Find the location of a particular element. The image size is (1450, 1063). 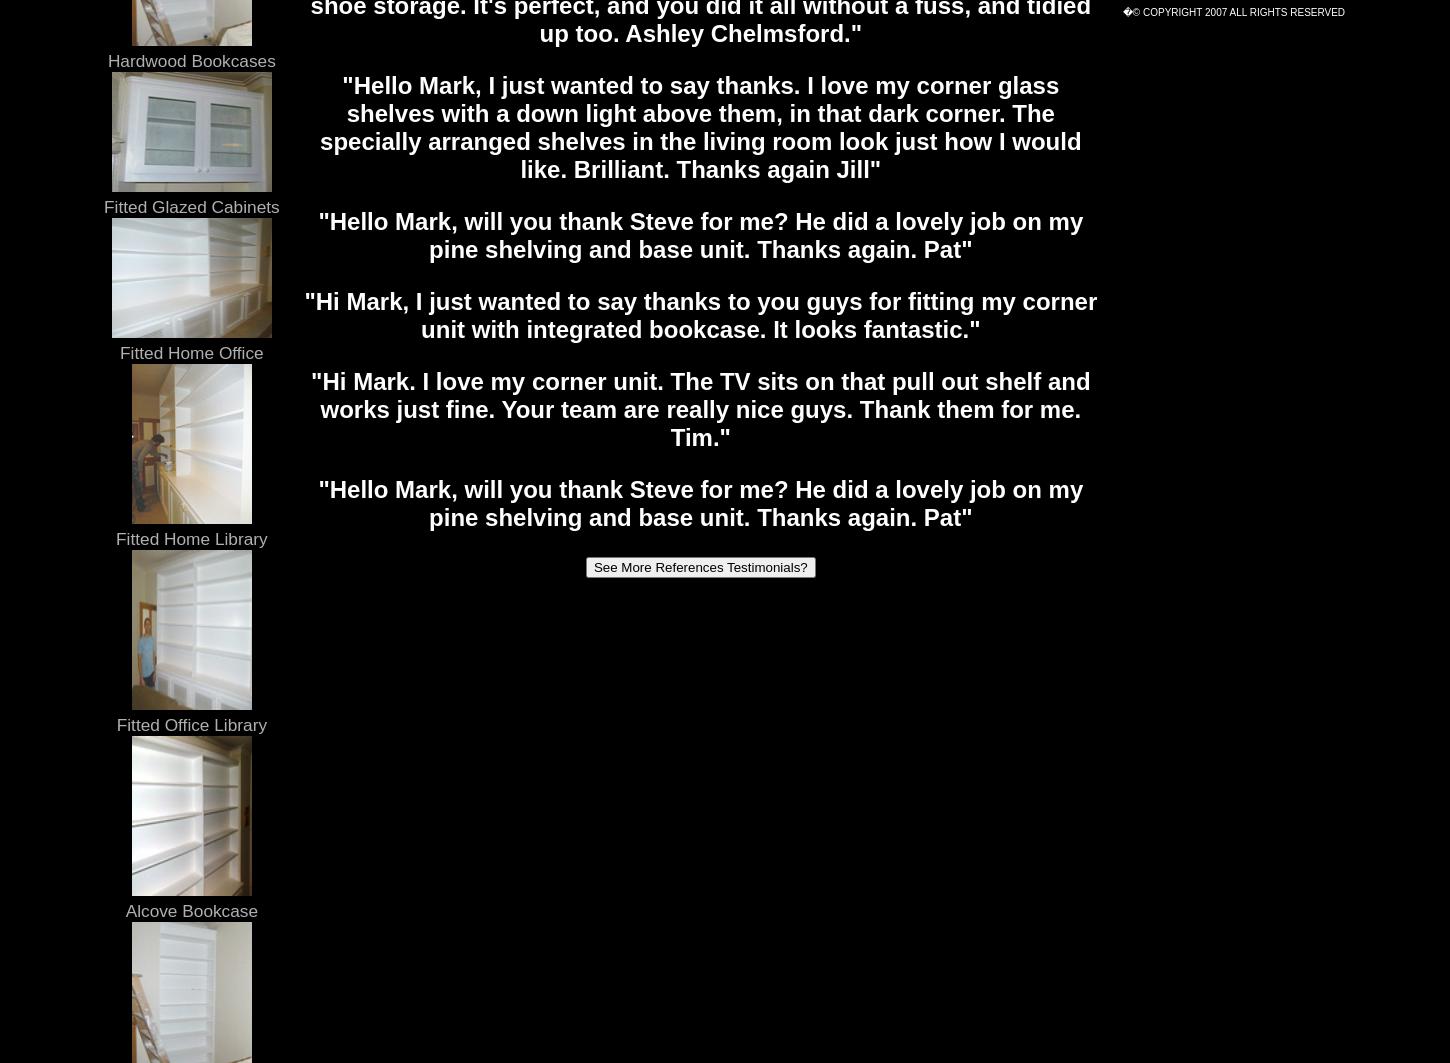

'"Hi Mark. I love my corner unit. The TV sits on that pull out shelf and works just fine. Your team are really nice guys. Thank them for me. Tim."' is located at coordinates (699, 409).